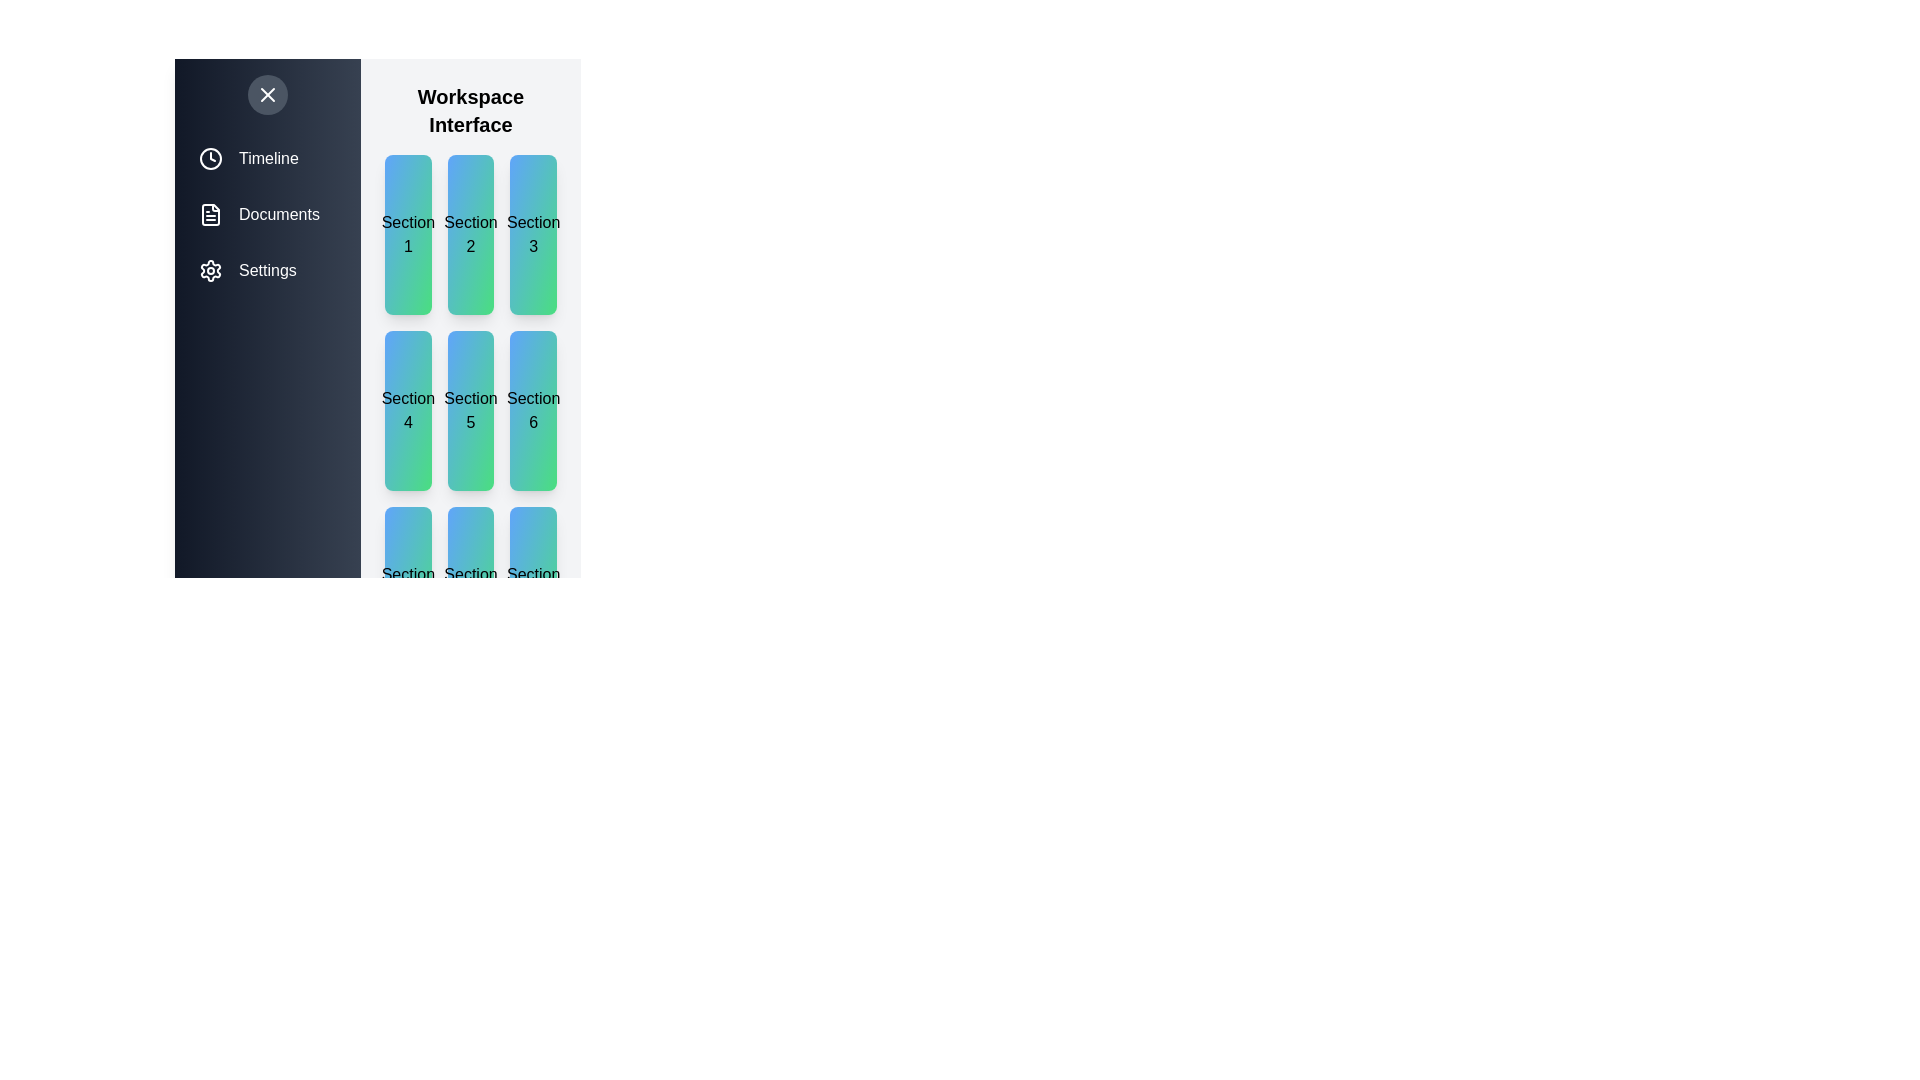  What do you see at coordinates (267, 215) in the screenshot?
I see `the Documents from the navigation menu` at bounding box center [267, 215].